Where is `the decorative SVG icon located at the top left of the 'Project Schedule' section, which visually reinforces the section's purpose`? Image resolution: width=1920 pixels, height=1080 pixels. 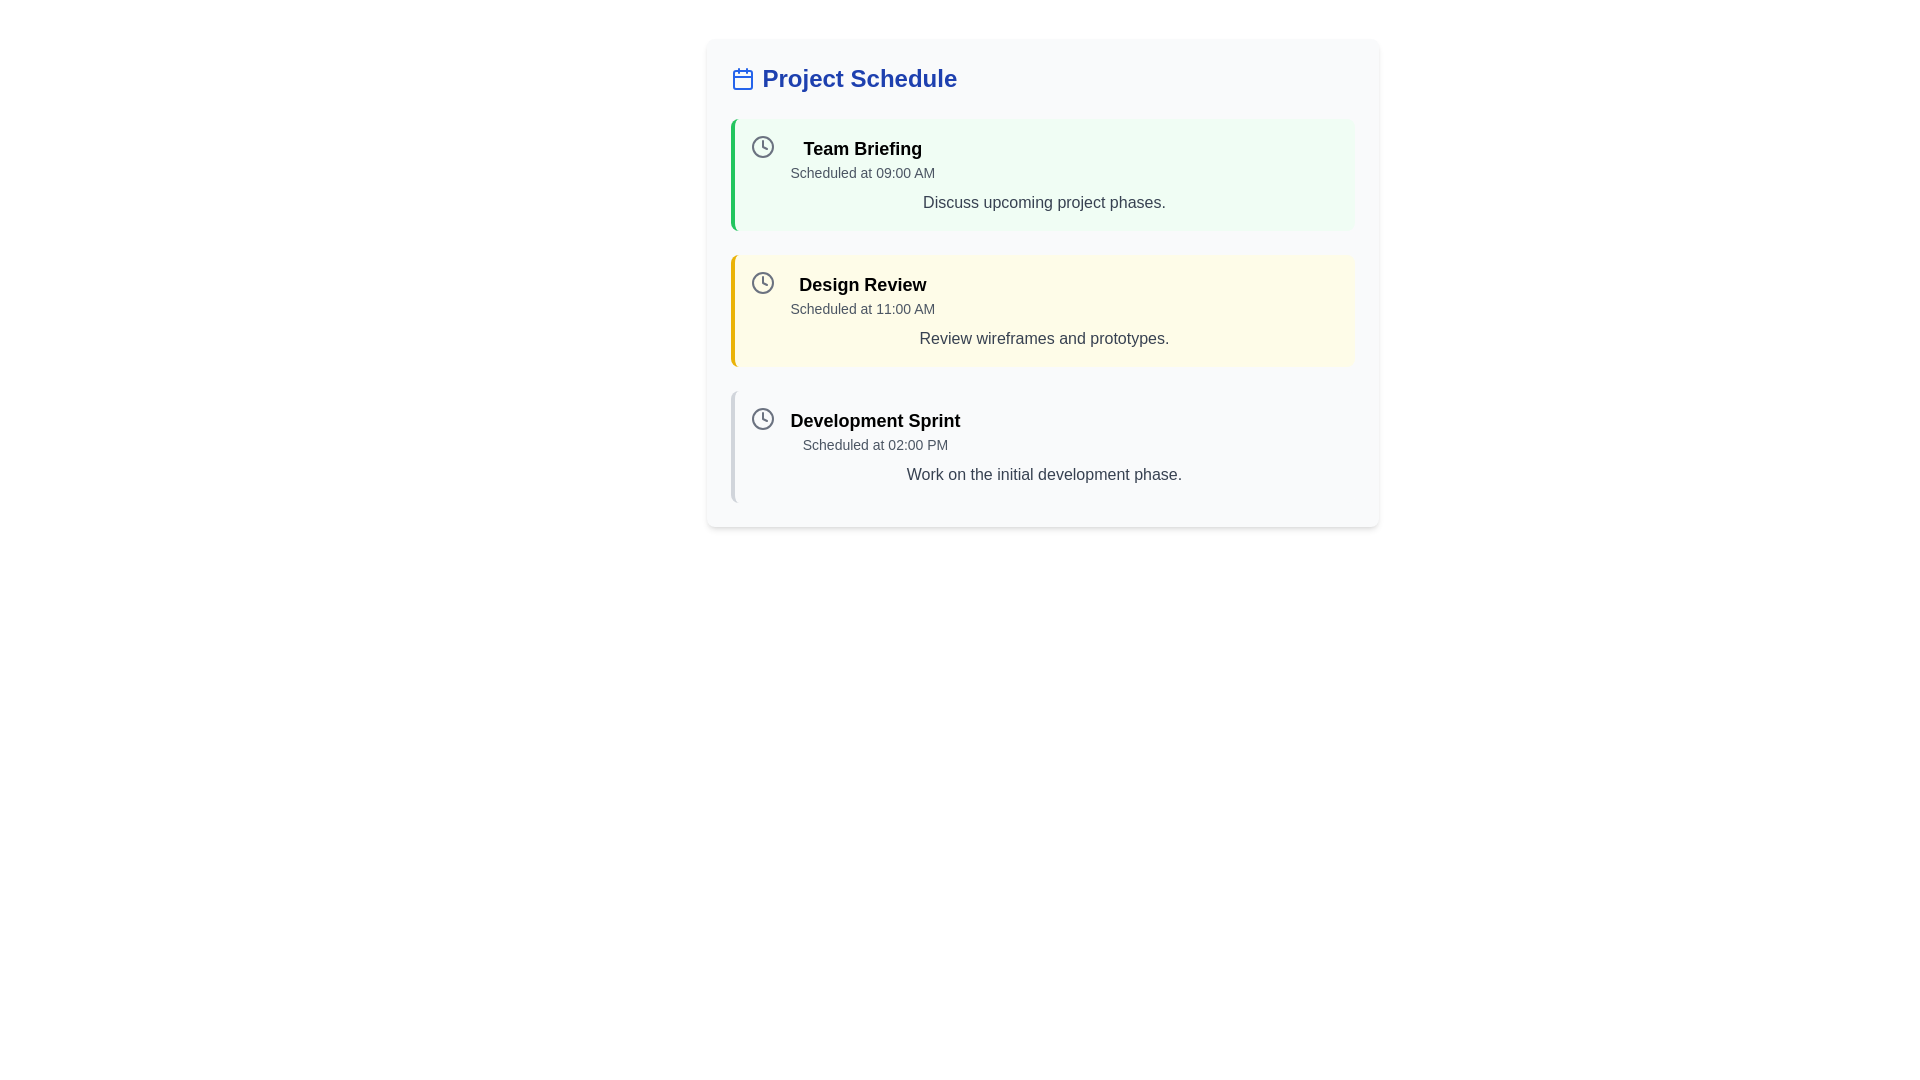
the decorative SVG icon located at the top left of the 'Project Schedule' section, which visually reinforces the section's purpose is located at coordinates (741, 77).